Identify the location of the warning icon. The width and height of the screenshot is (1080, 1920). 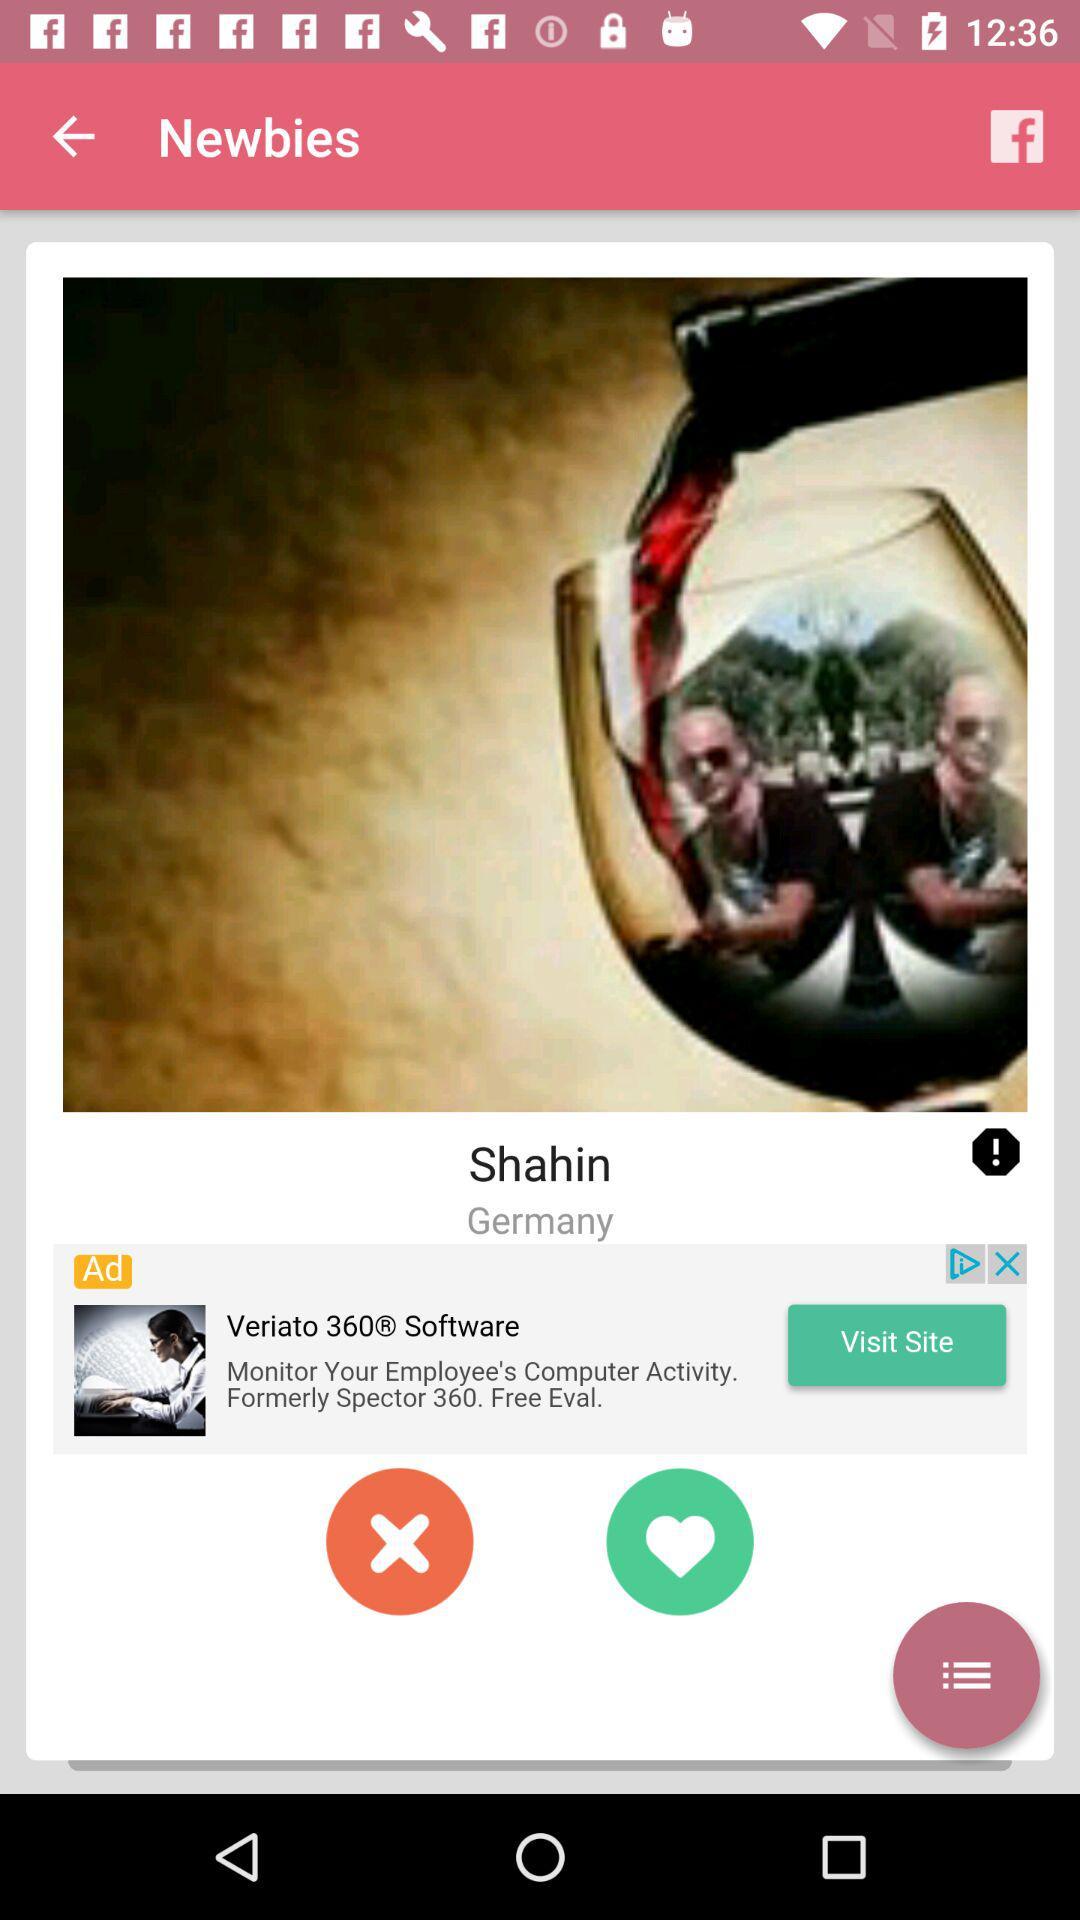
(995, 1152).